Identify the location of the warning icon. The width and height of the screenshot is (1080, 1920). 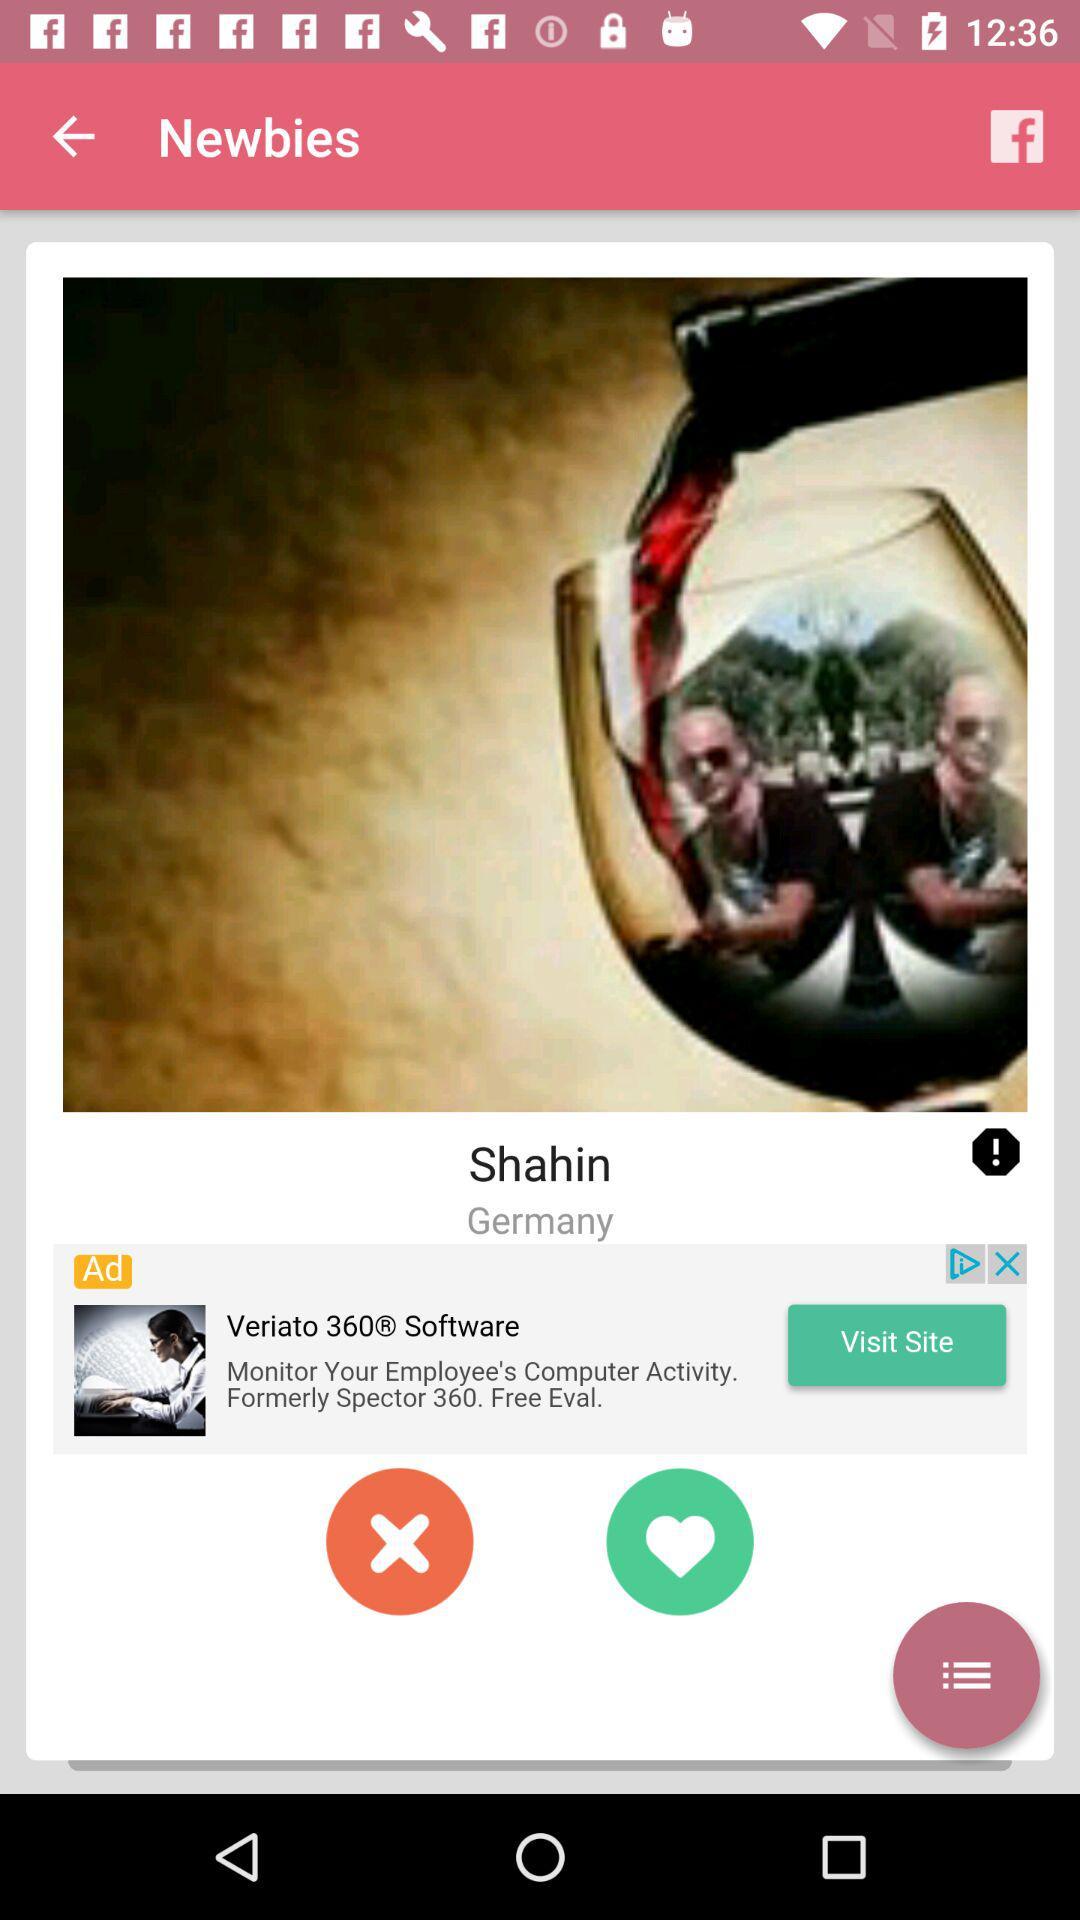
(995, 1152).